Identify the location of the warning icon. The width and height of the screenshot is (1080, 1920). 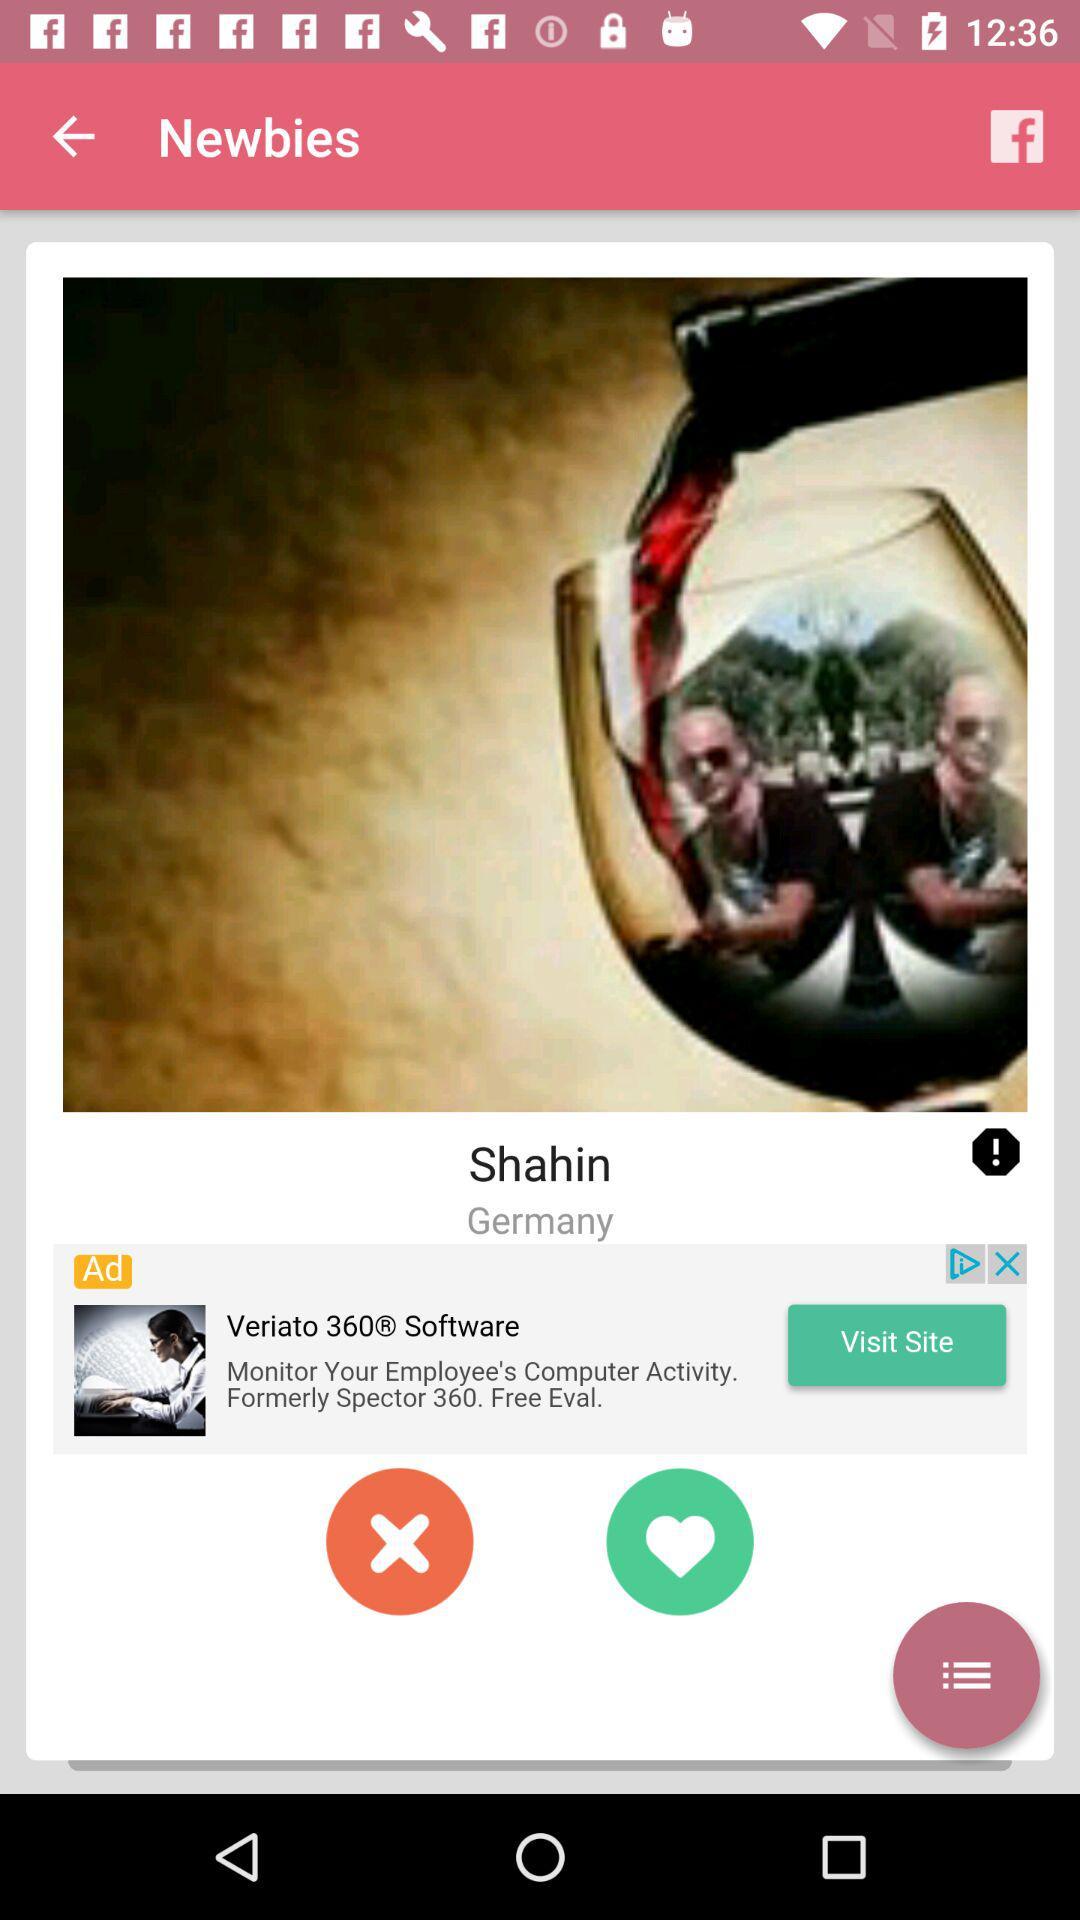
(995, 1152).